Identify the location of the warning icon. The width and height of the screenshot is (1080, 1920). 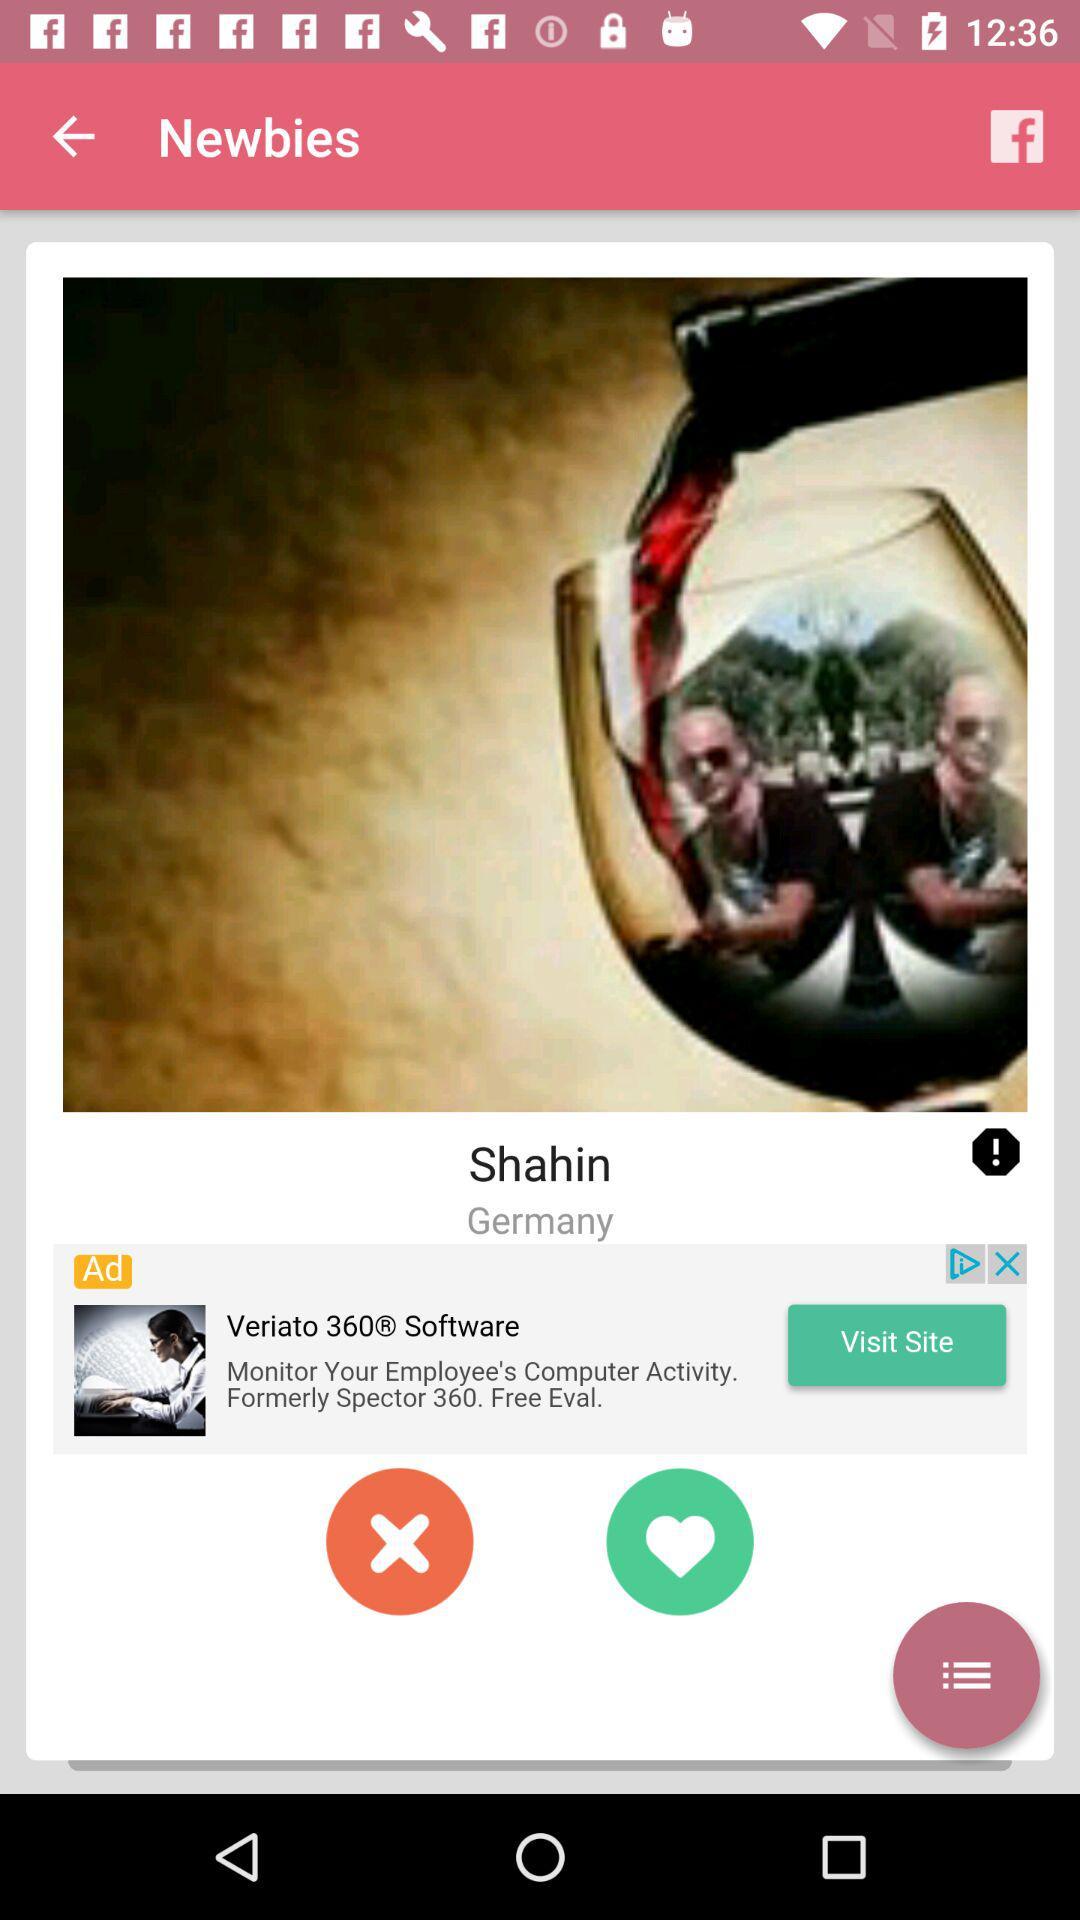
(995, 1152).